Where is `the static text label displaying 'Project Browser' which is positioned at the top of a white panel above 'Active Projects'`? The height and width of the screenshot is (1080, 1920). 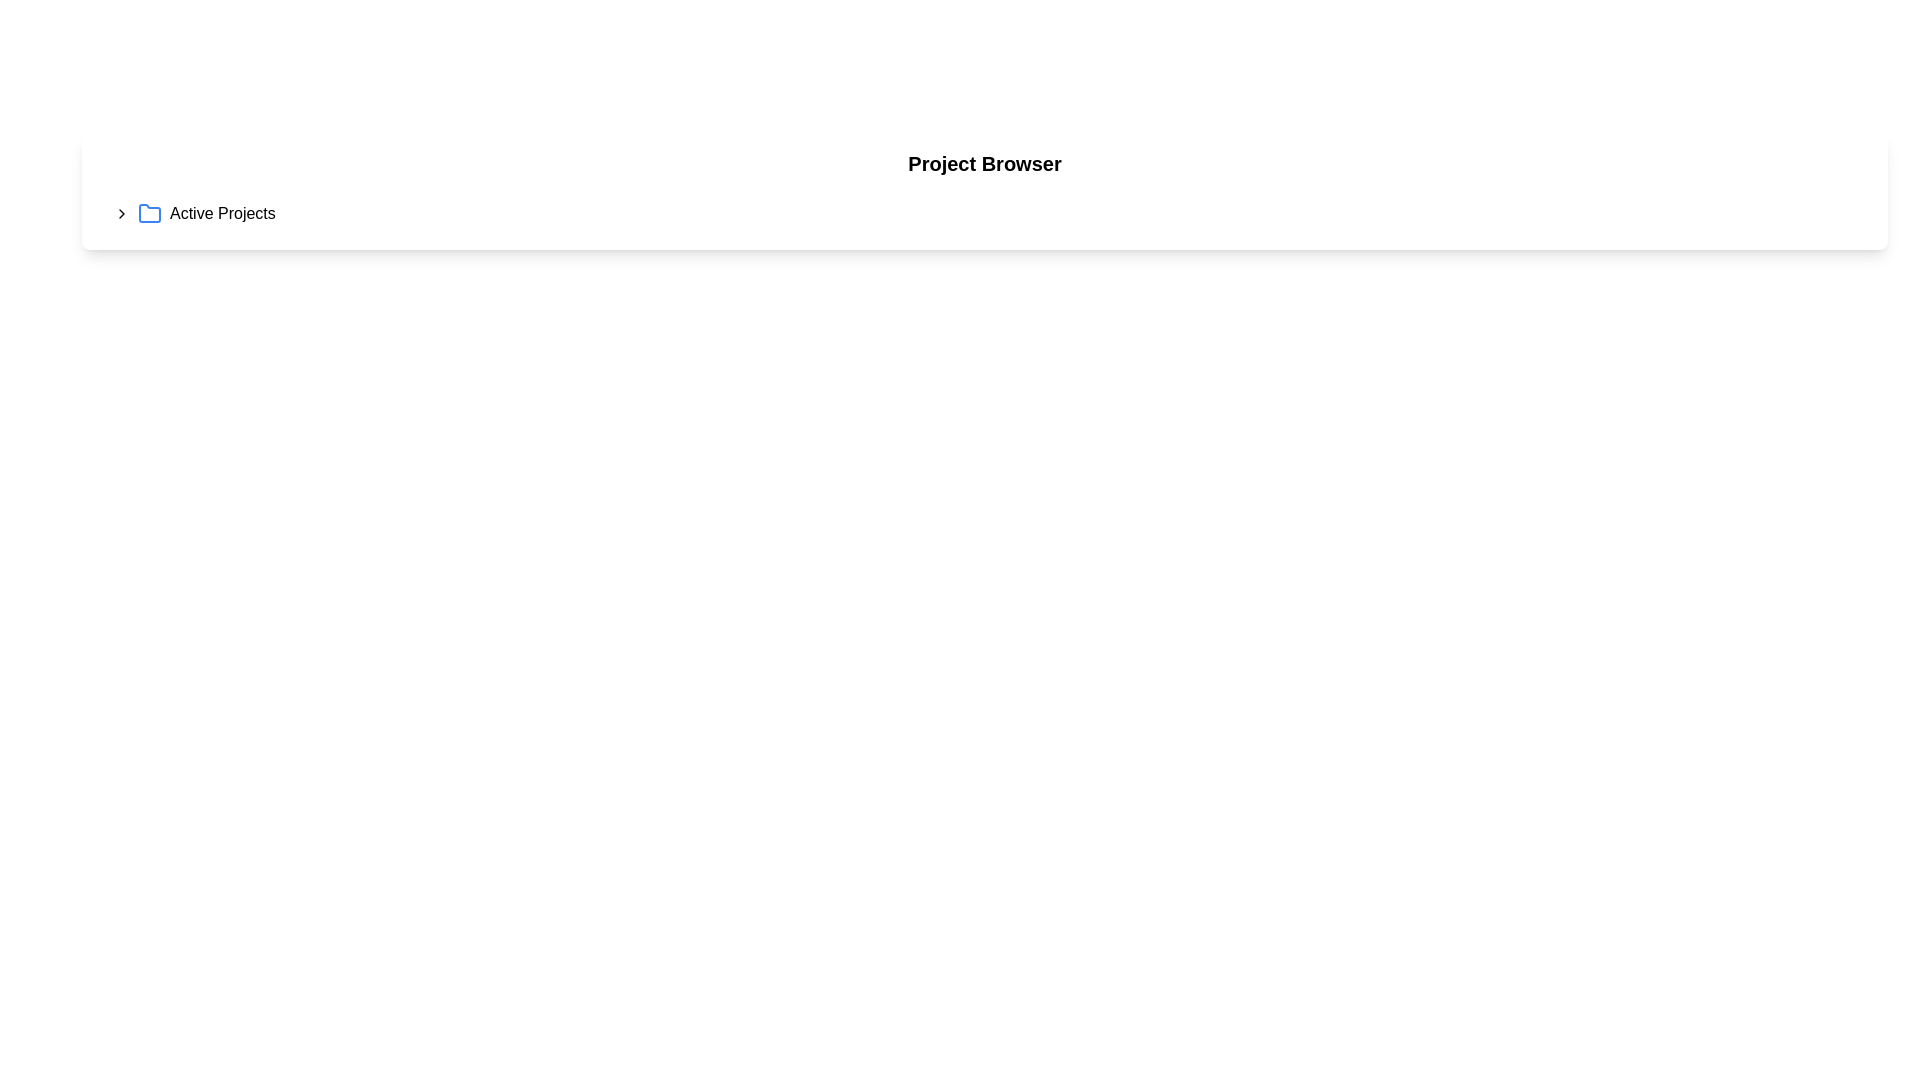 the static text label displaying 'Project Browser' which is positioned at the top of a white panel above 'Active Projects' is located at coordinates (984, 163).